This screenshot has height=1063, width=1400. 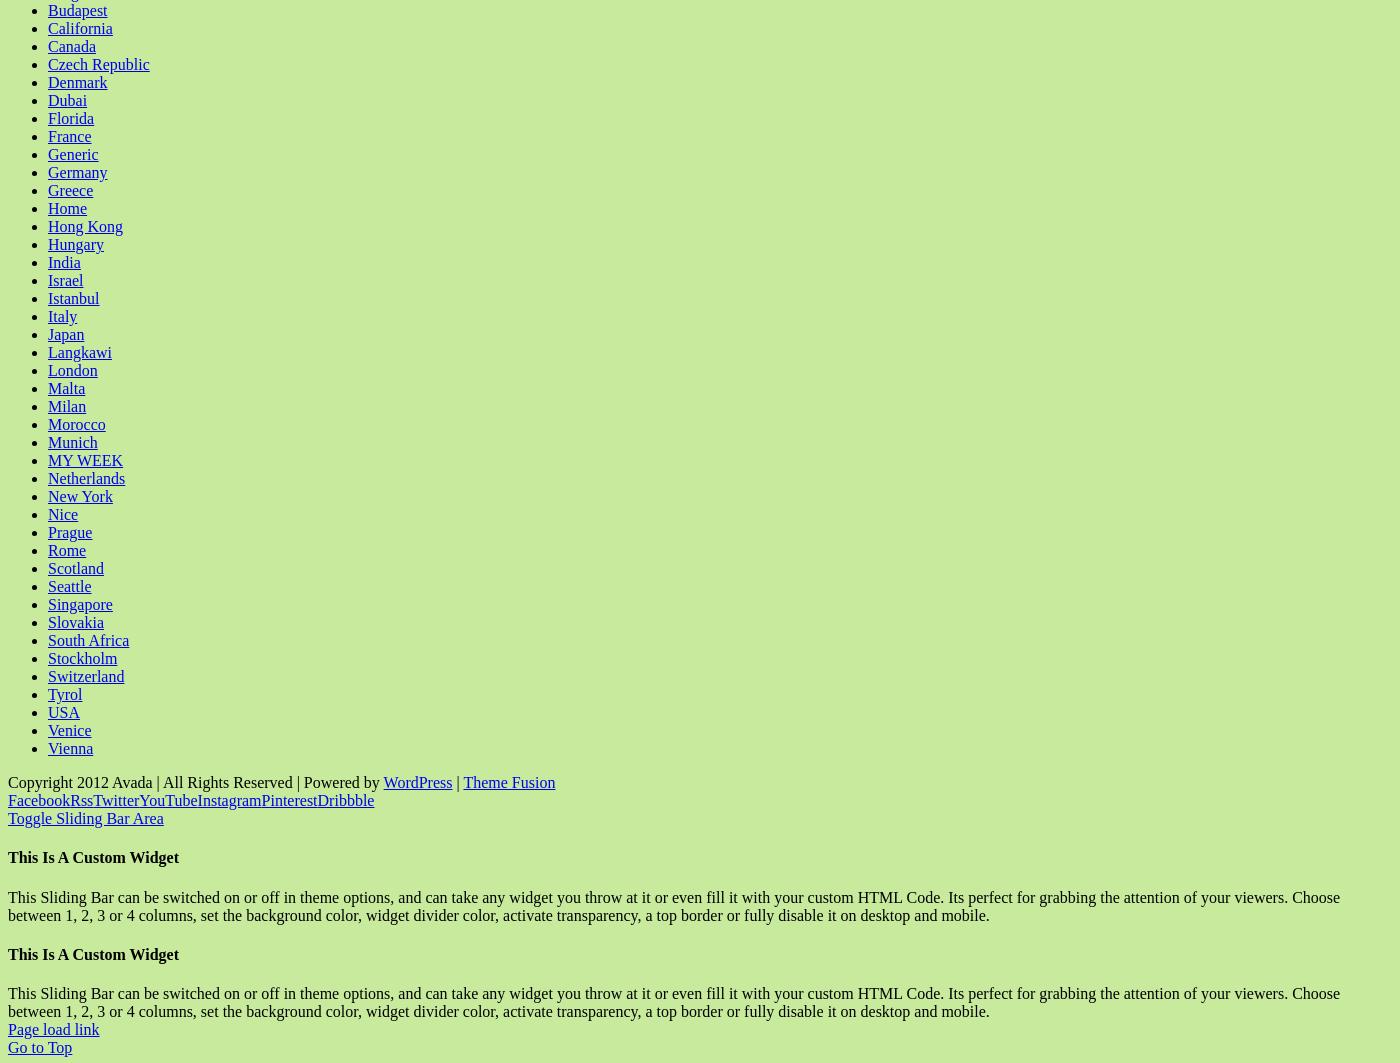 What do you see at coordinates (48, 442) in the screenshot?
I see `'Munich'` at bounding box center [48, 442].